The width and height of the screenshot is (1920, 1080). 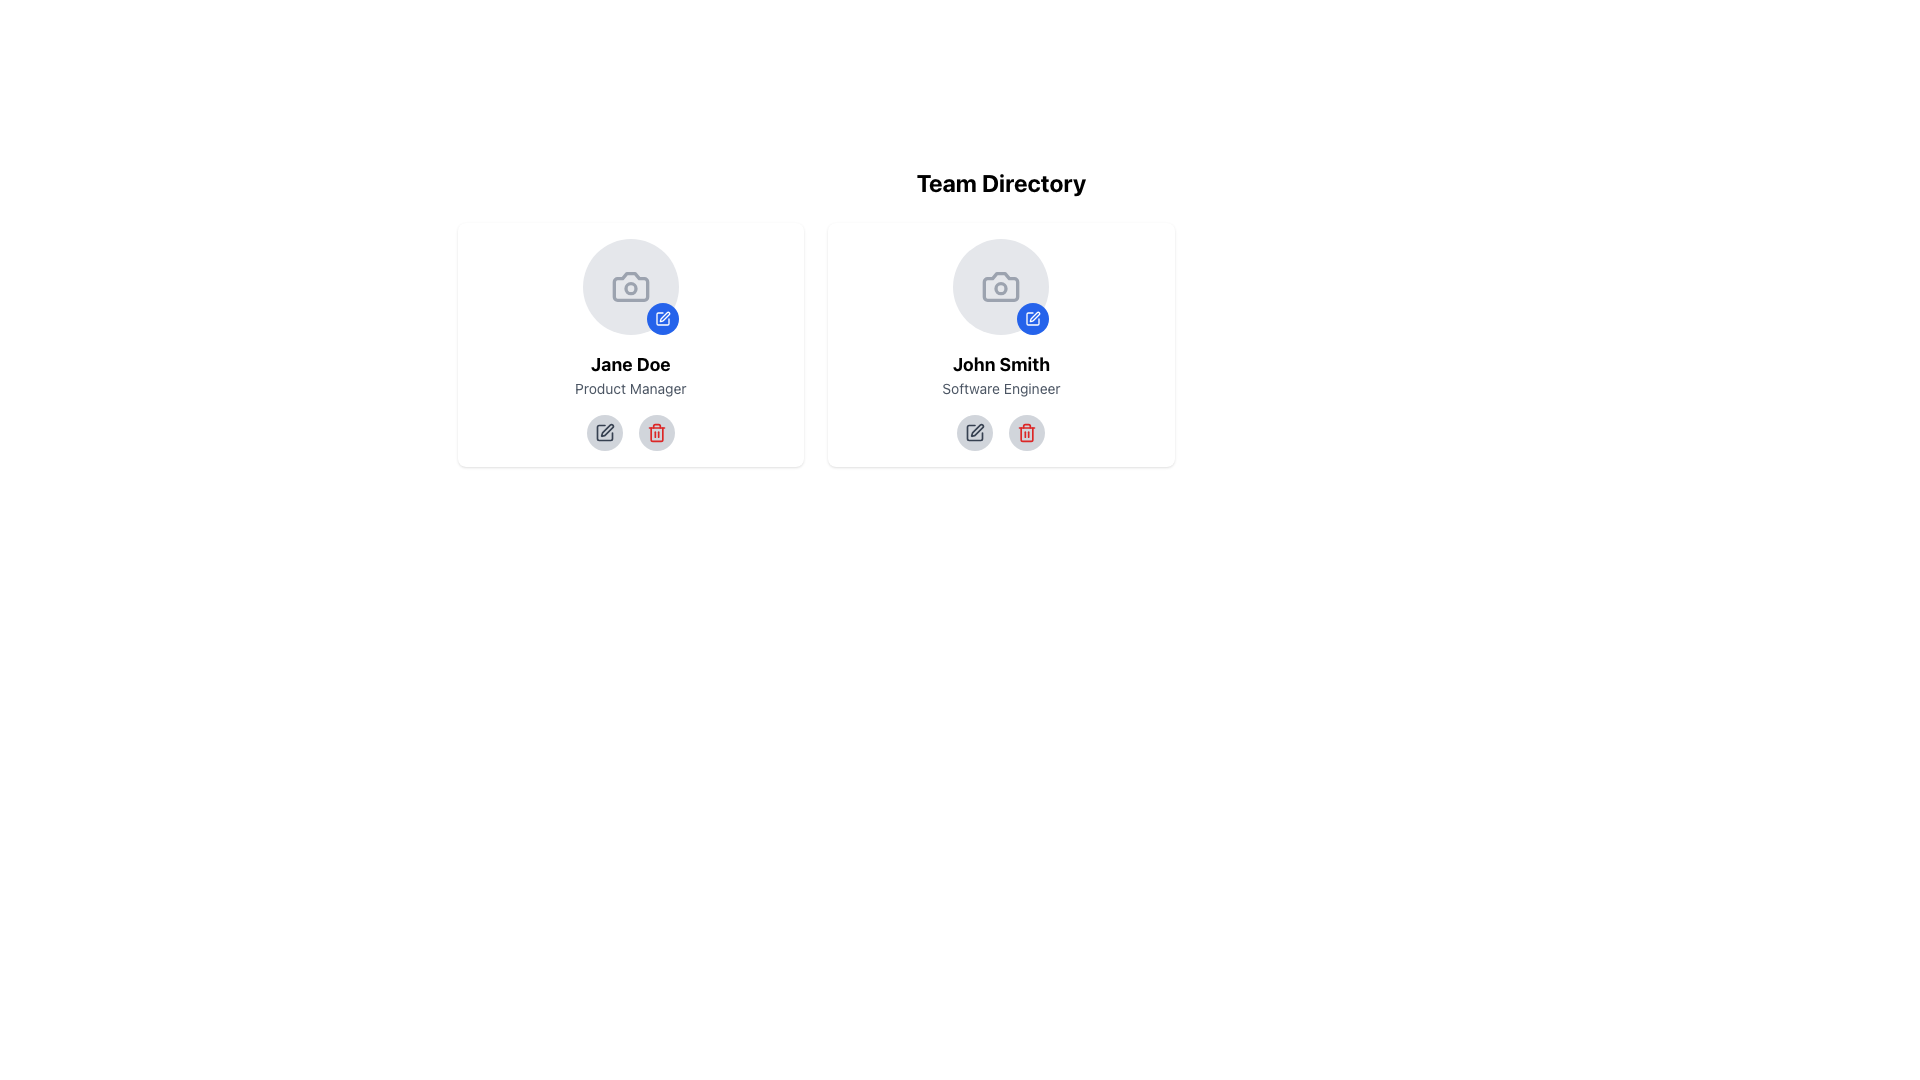 I want to click on the delete icon located on the bottom row of actionable icons in the profile card of user 'Jane Doe', so click(x=656, y=431).